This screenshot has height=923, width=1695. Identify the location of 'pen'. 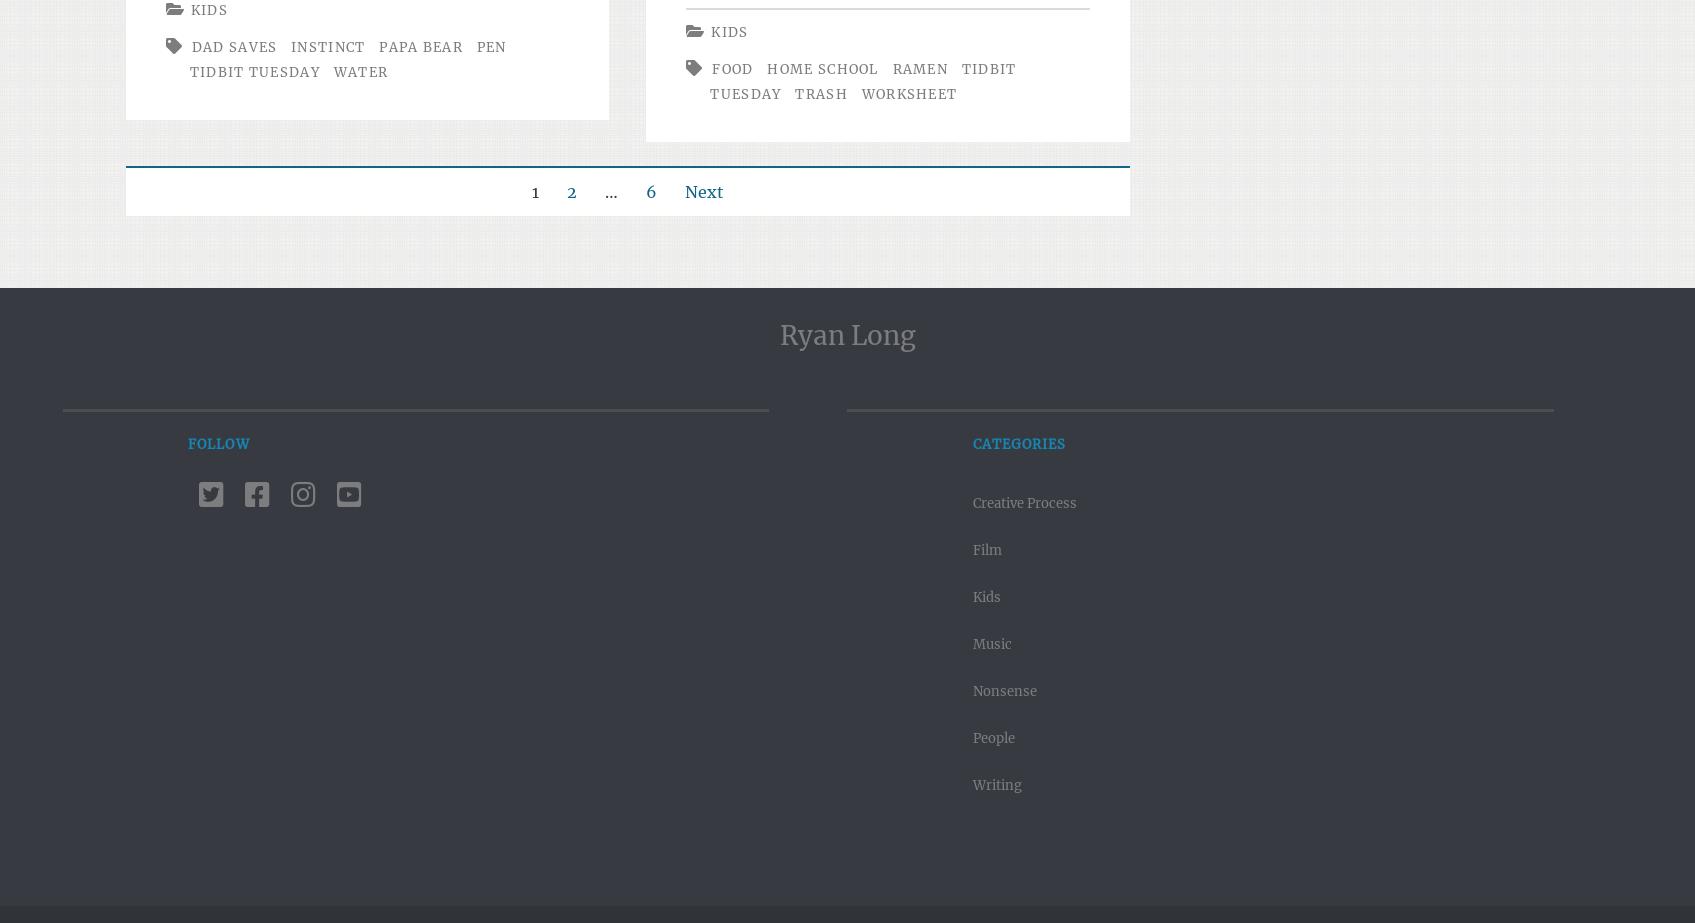
(490, 47).